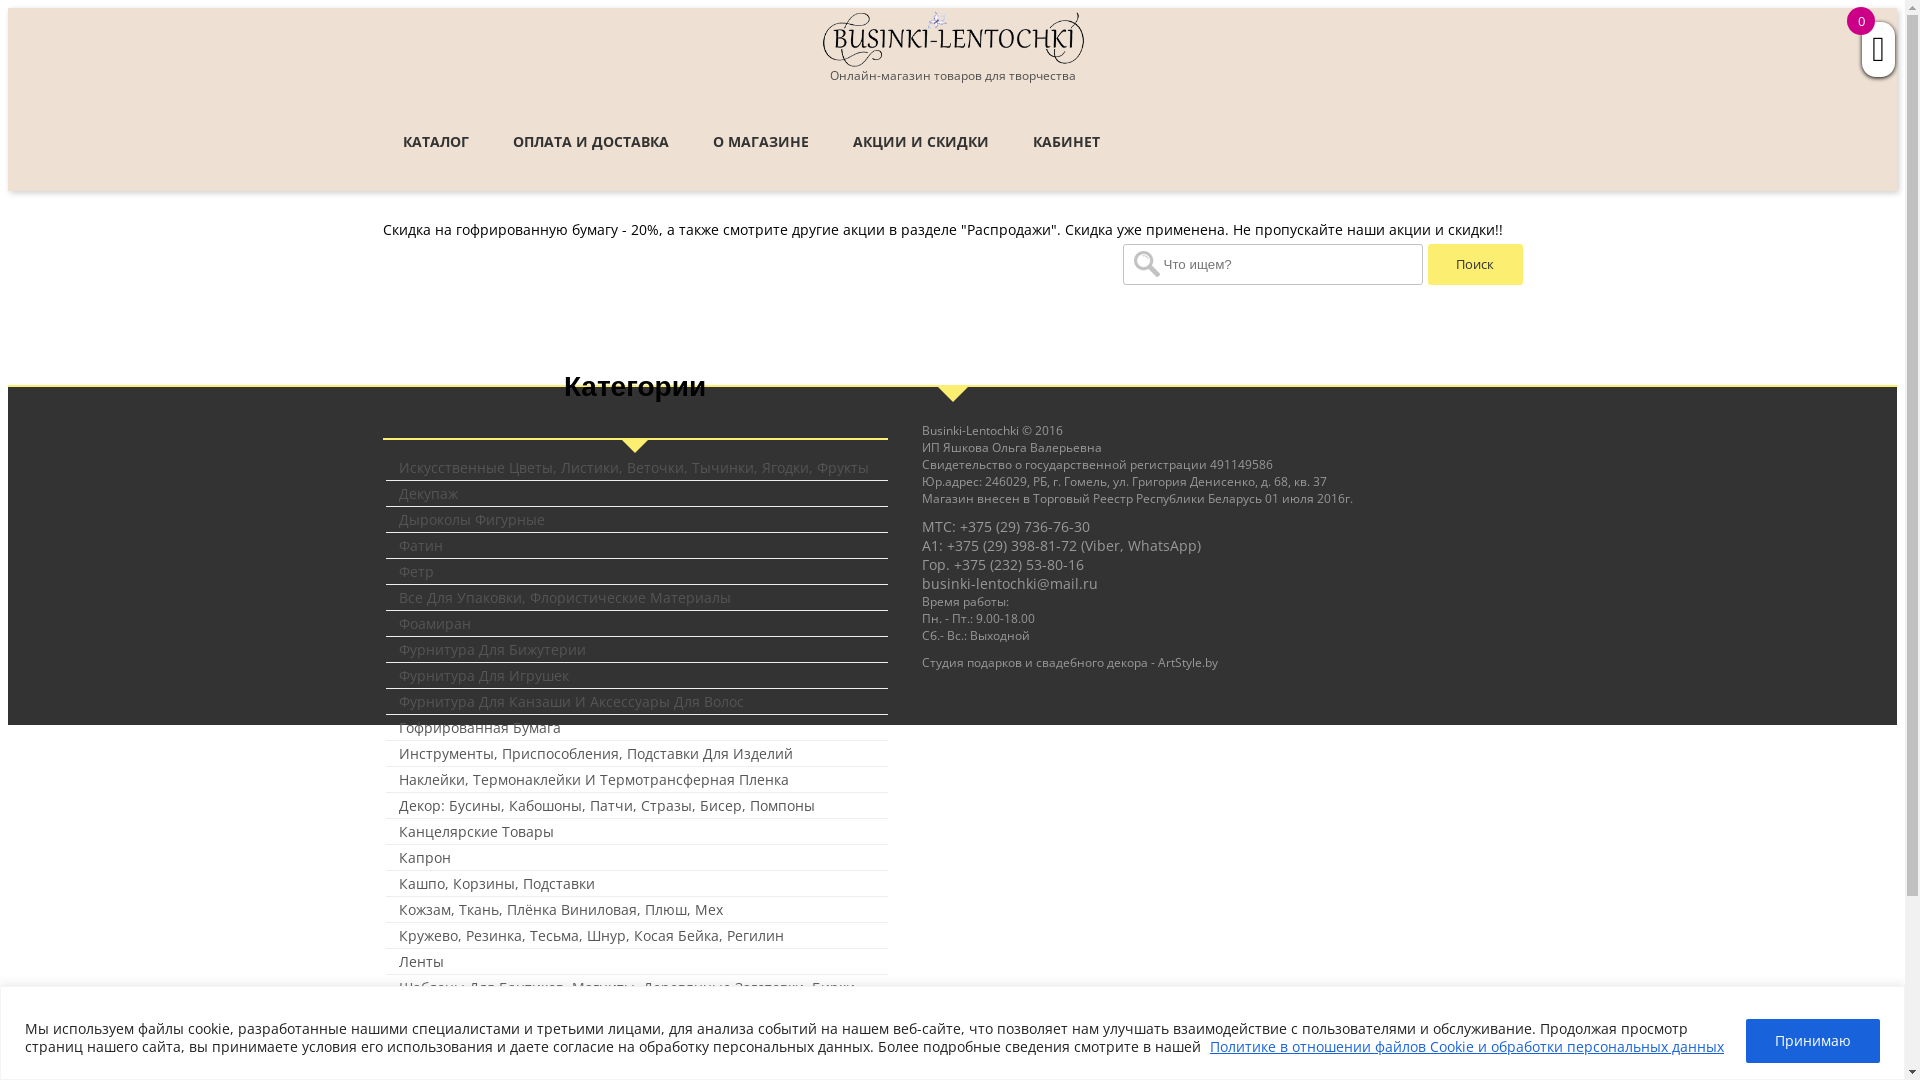 This screenshot has width=1920, height=1080. I want to click on 'Search for:', so click(1271, 263).